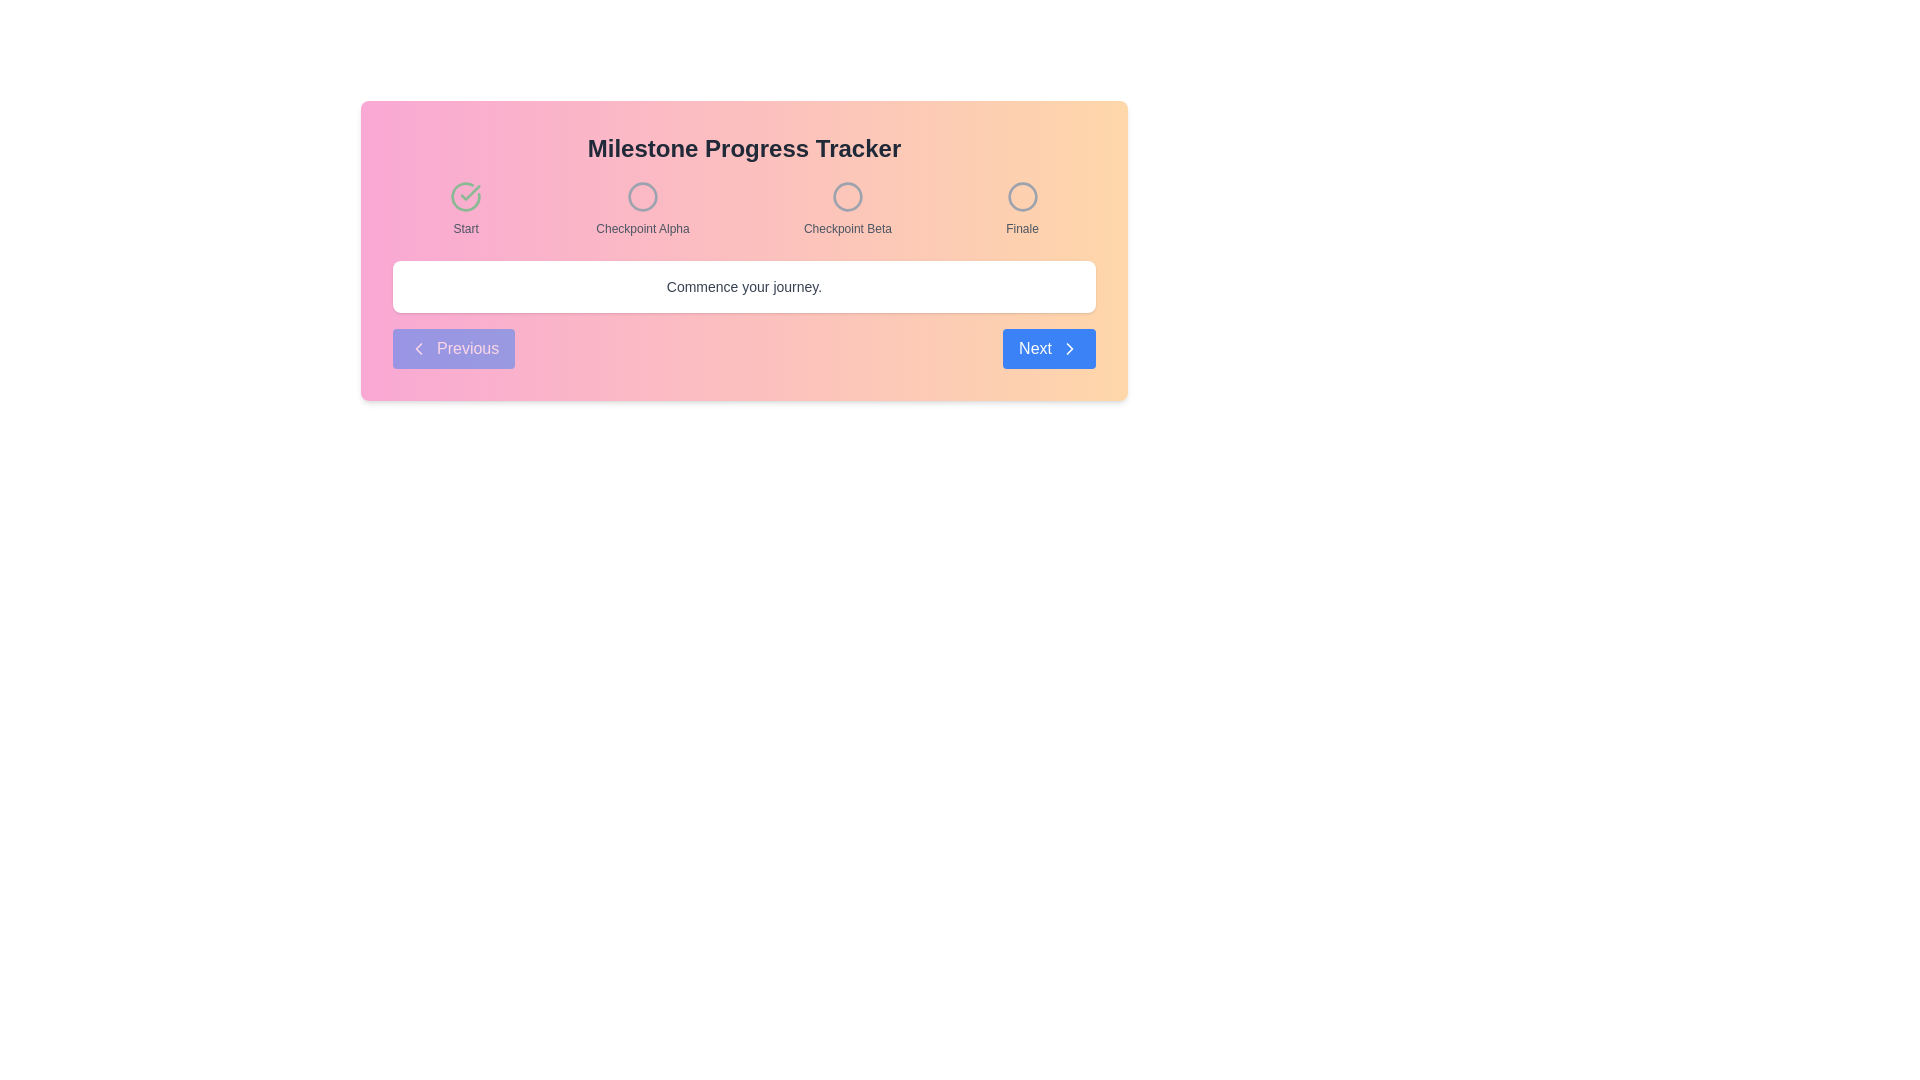 The image size is (1920, 1080). Describe the element at coordinates (847, 208) in the screenshot. I see `the third milestone indicator labeled 'Checkpoint Beta' in the progress tracker, located between 'Checkpoint Alpha' and 'Finale'` at that location.